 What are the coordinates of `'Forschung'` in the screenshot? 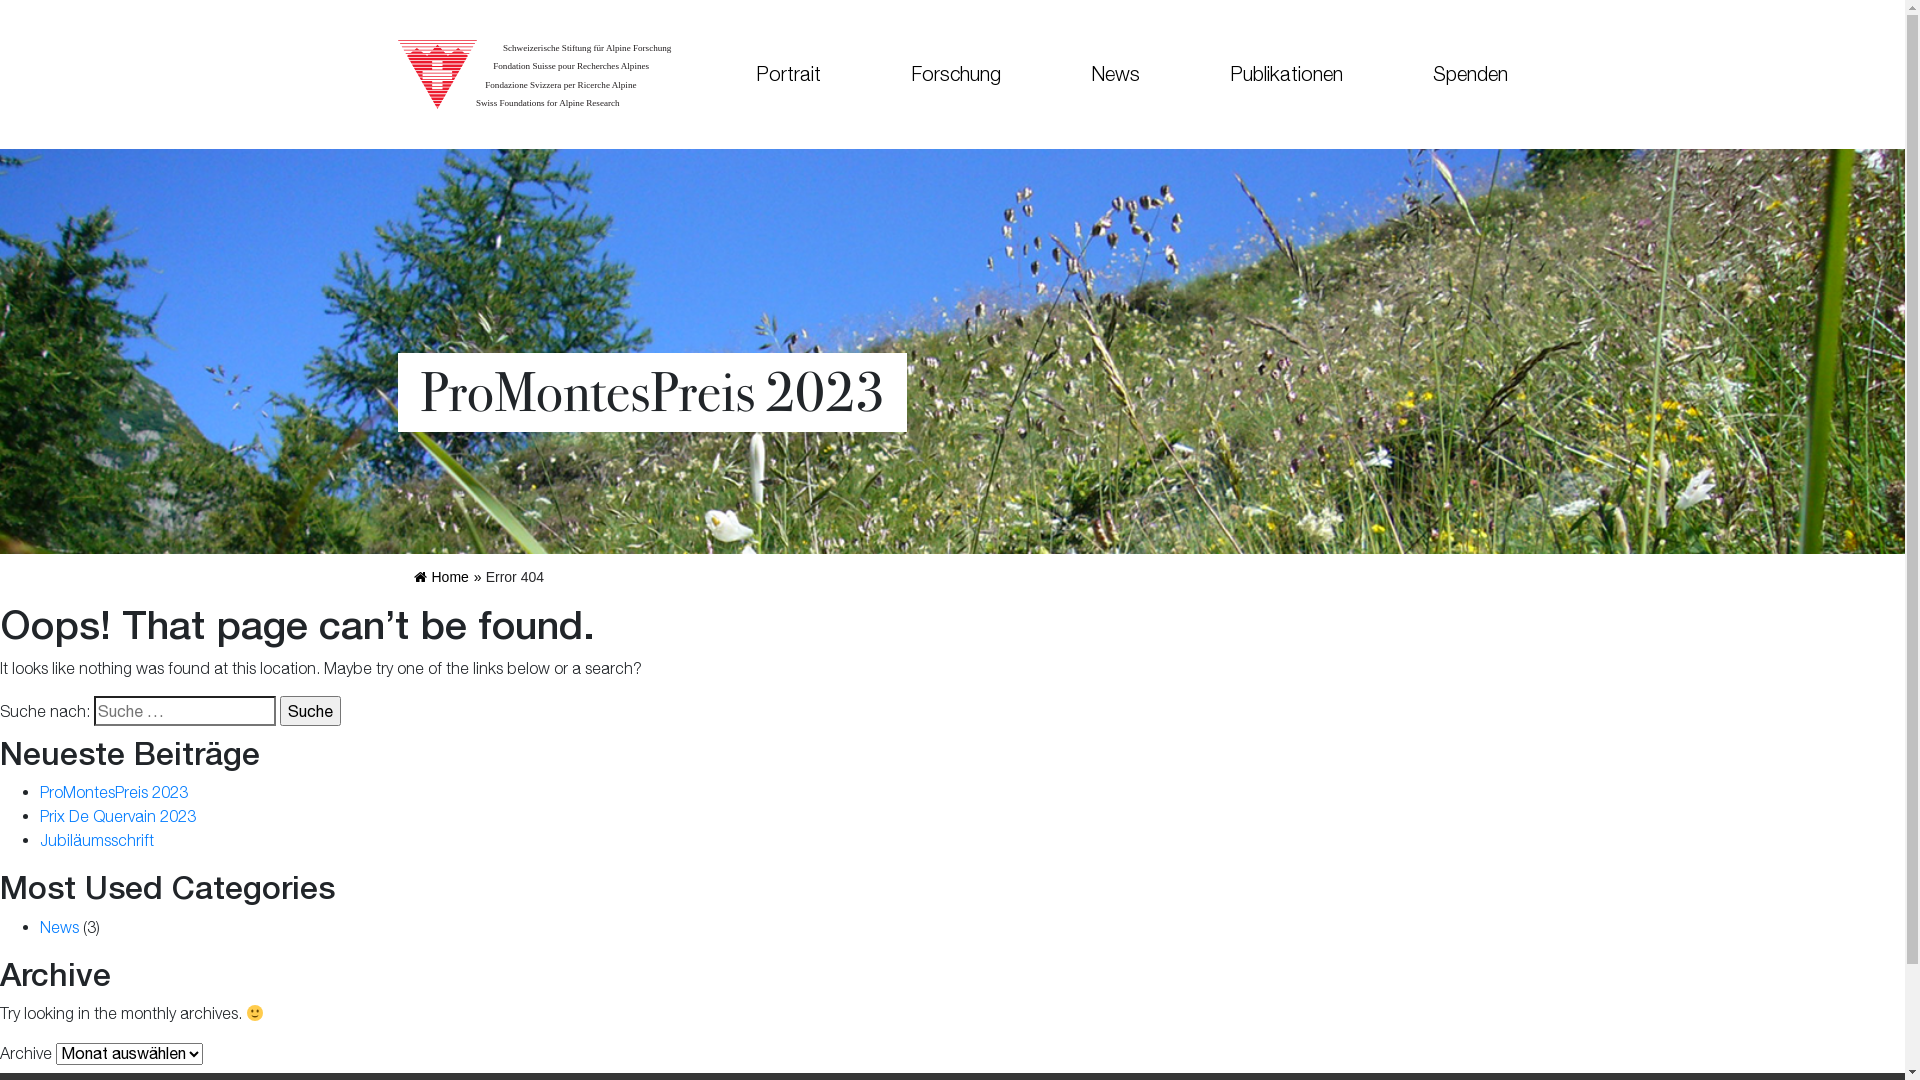 It's located at (865, 72).